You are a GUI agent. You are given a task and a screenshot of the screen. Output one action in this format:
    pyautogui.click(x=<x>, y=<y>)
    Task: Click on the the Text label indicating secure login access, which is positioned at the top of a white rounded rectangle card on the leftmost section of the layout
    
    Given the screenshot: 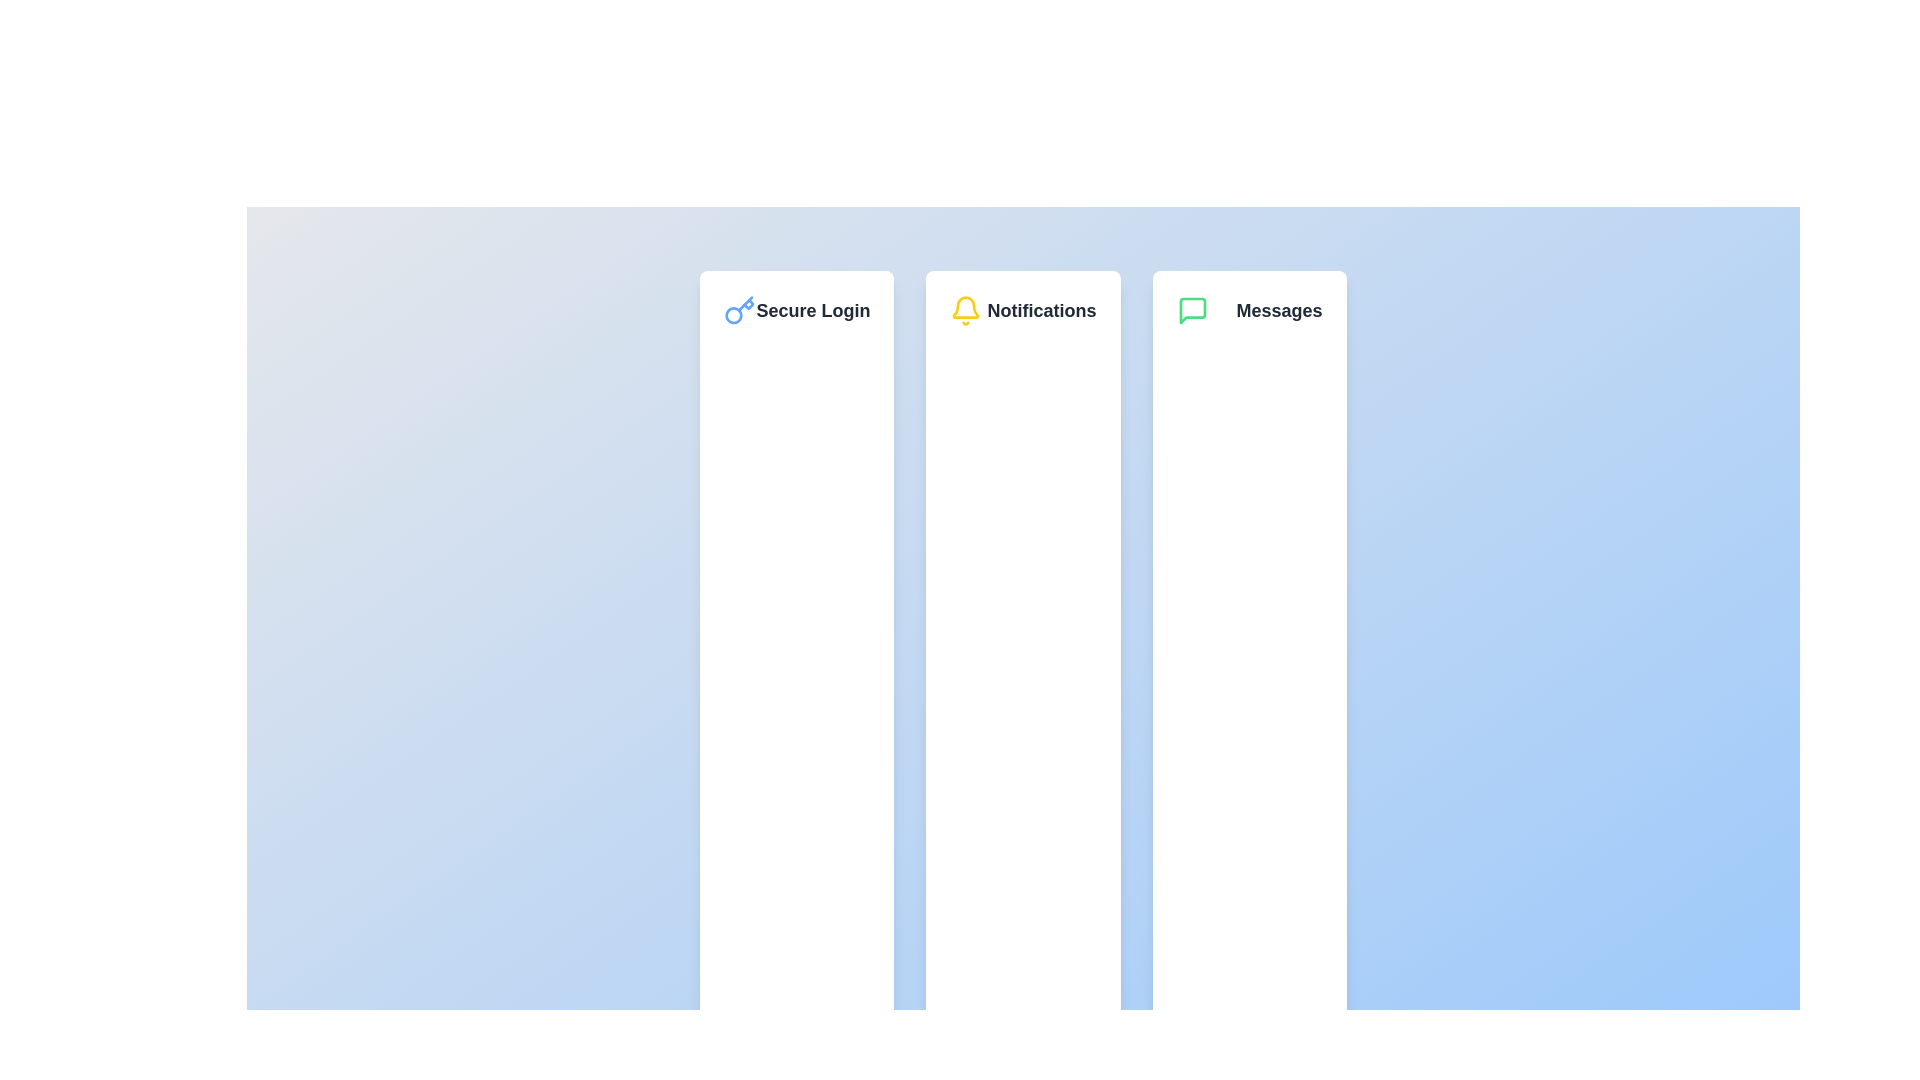 What is the action you would take?
    pyautogui.click(x=796, y=311)
    